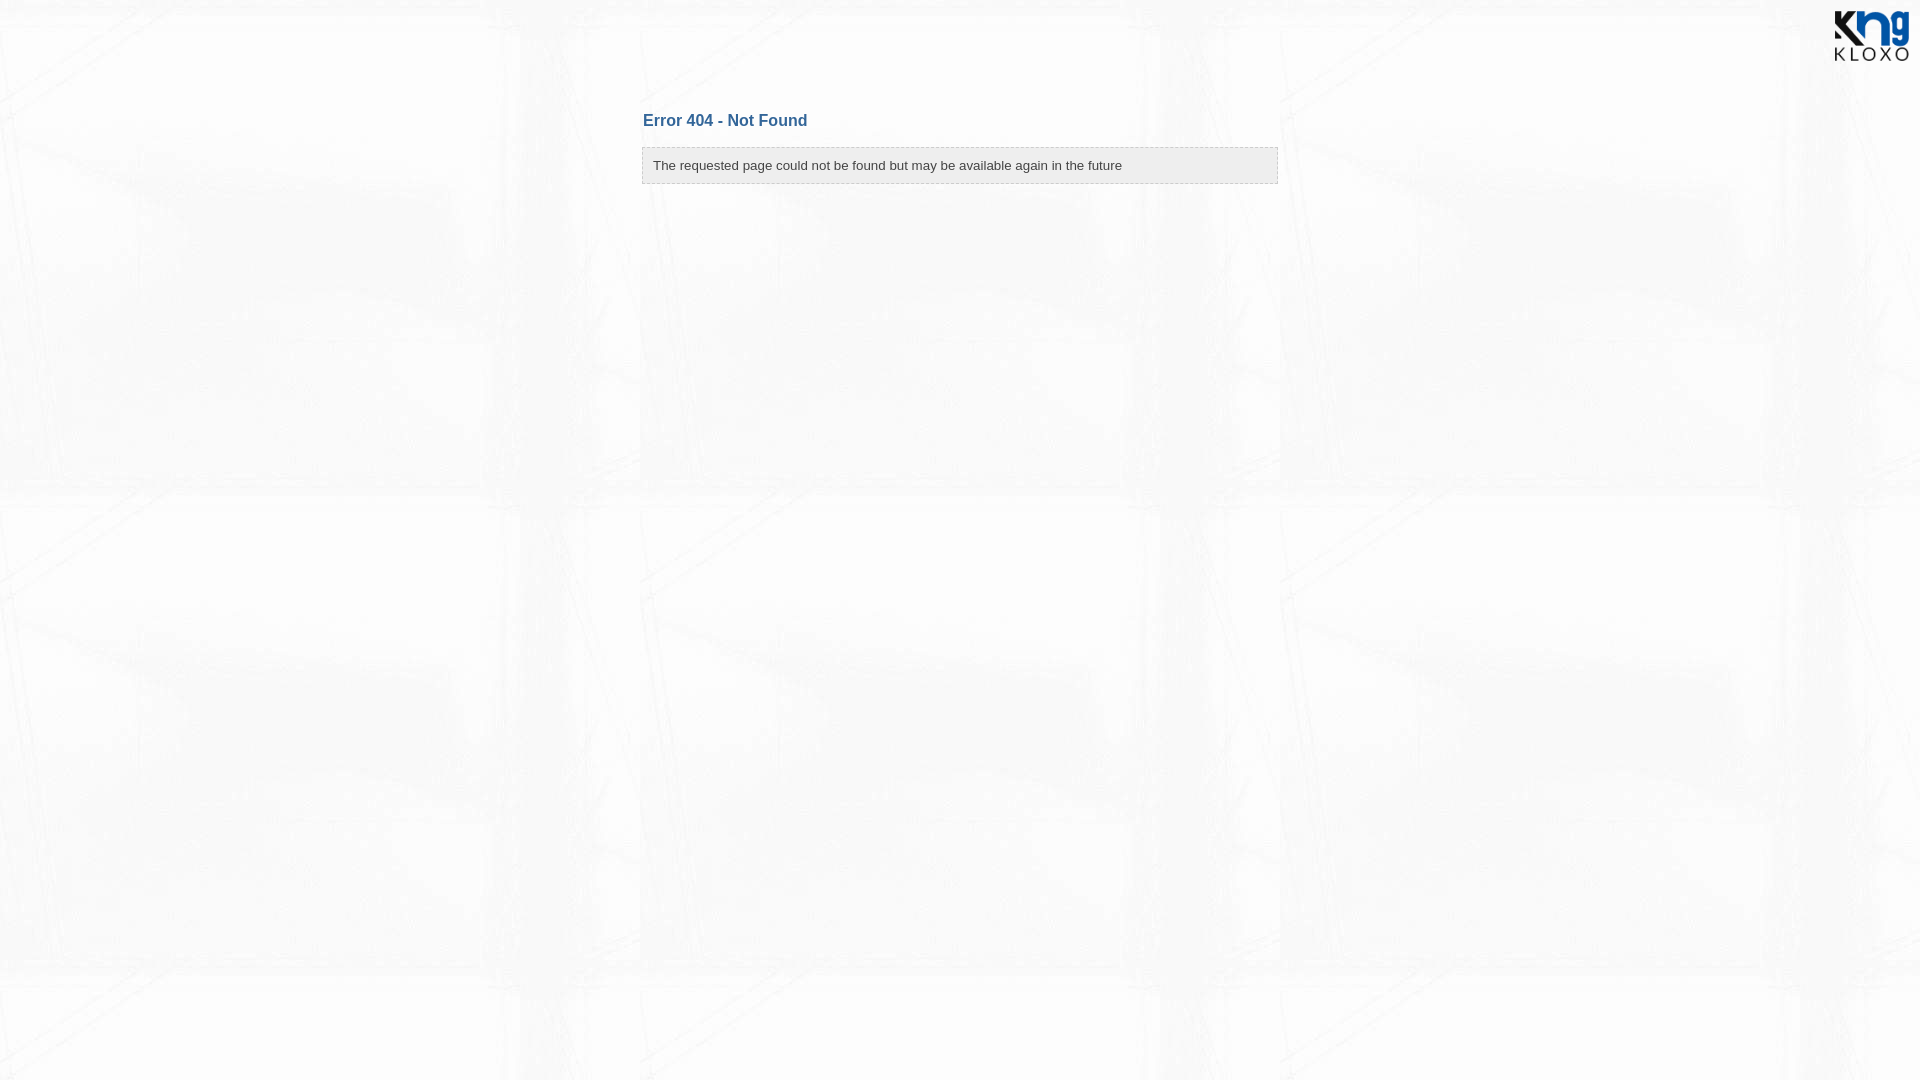 The height and width of the screenshot is (1080, 1920). I want to click on 'KloxoNG website', so click(1824, 65).